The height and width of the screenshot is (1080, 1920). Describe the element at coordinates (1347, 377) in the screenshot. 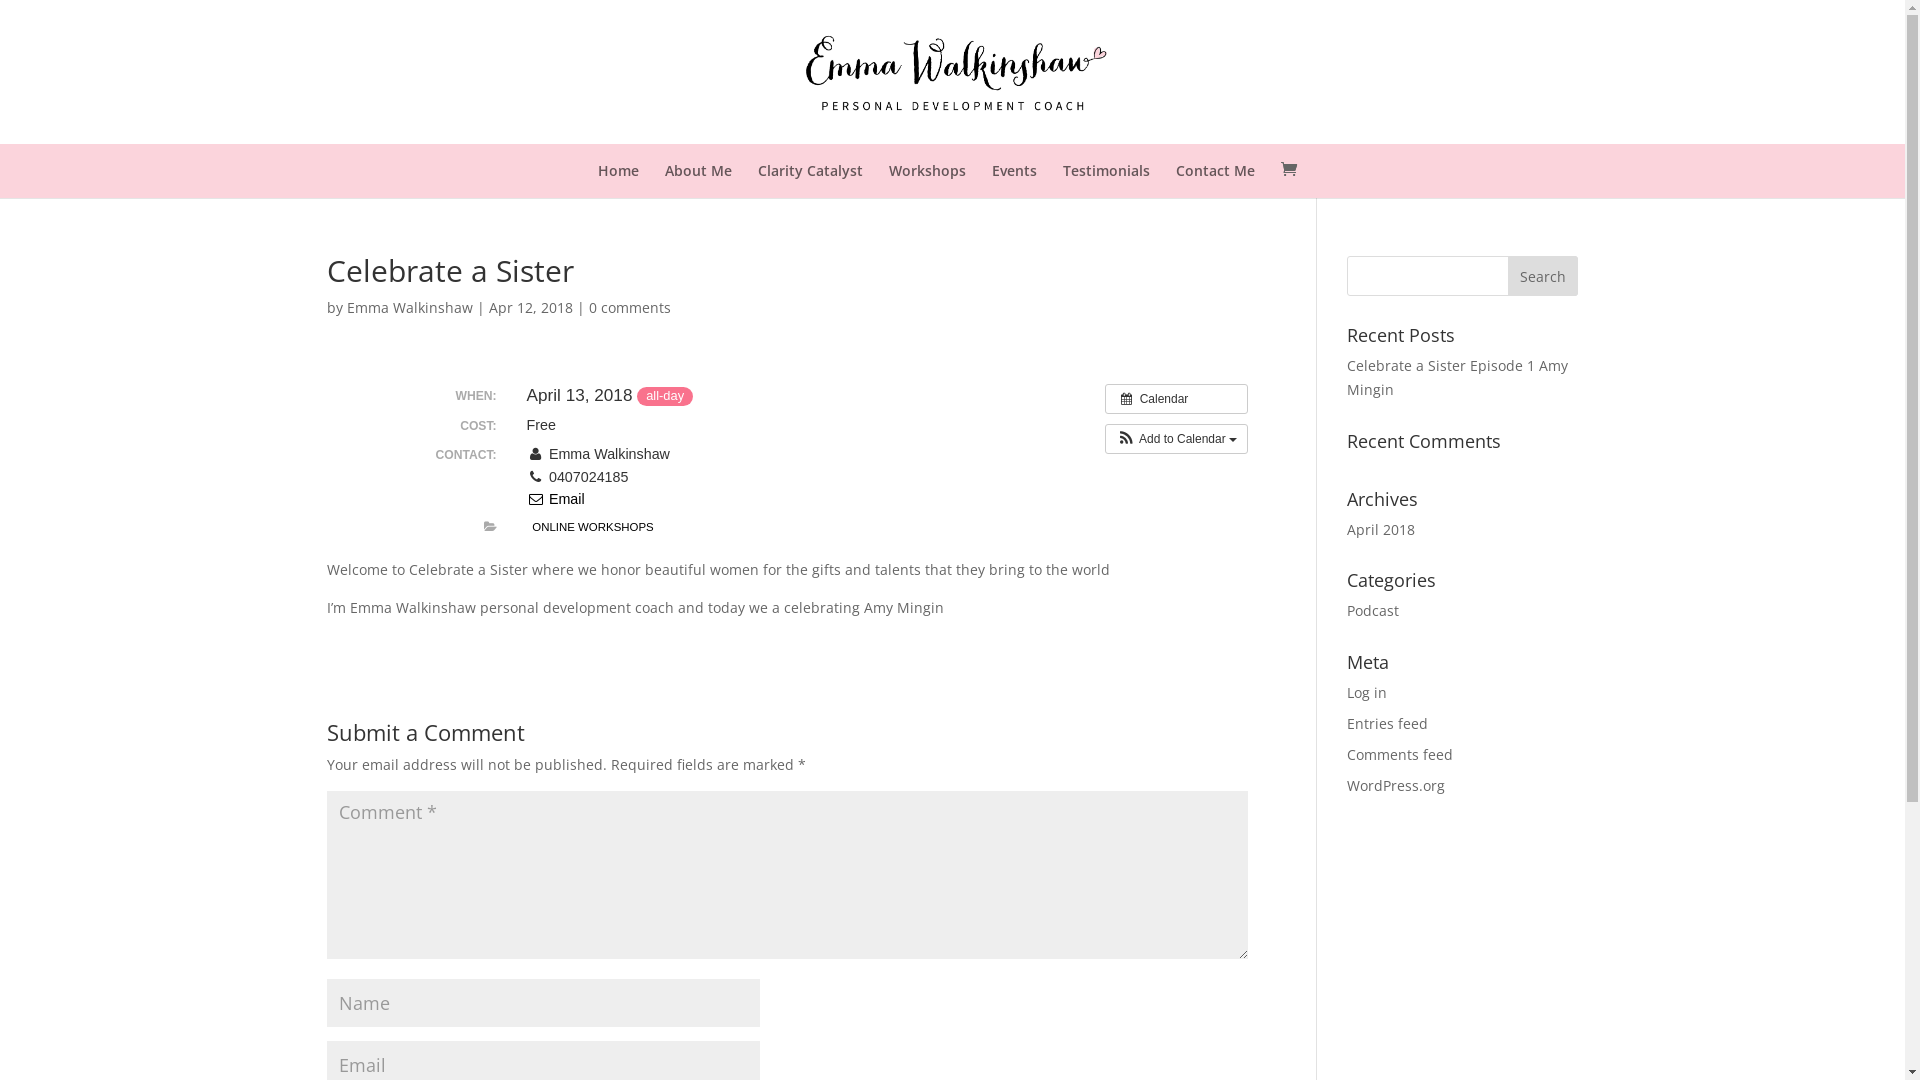

I see `'Celebrate a Sister Episode 1 Amy Mingin'` at that location.